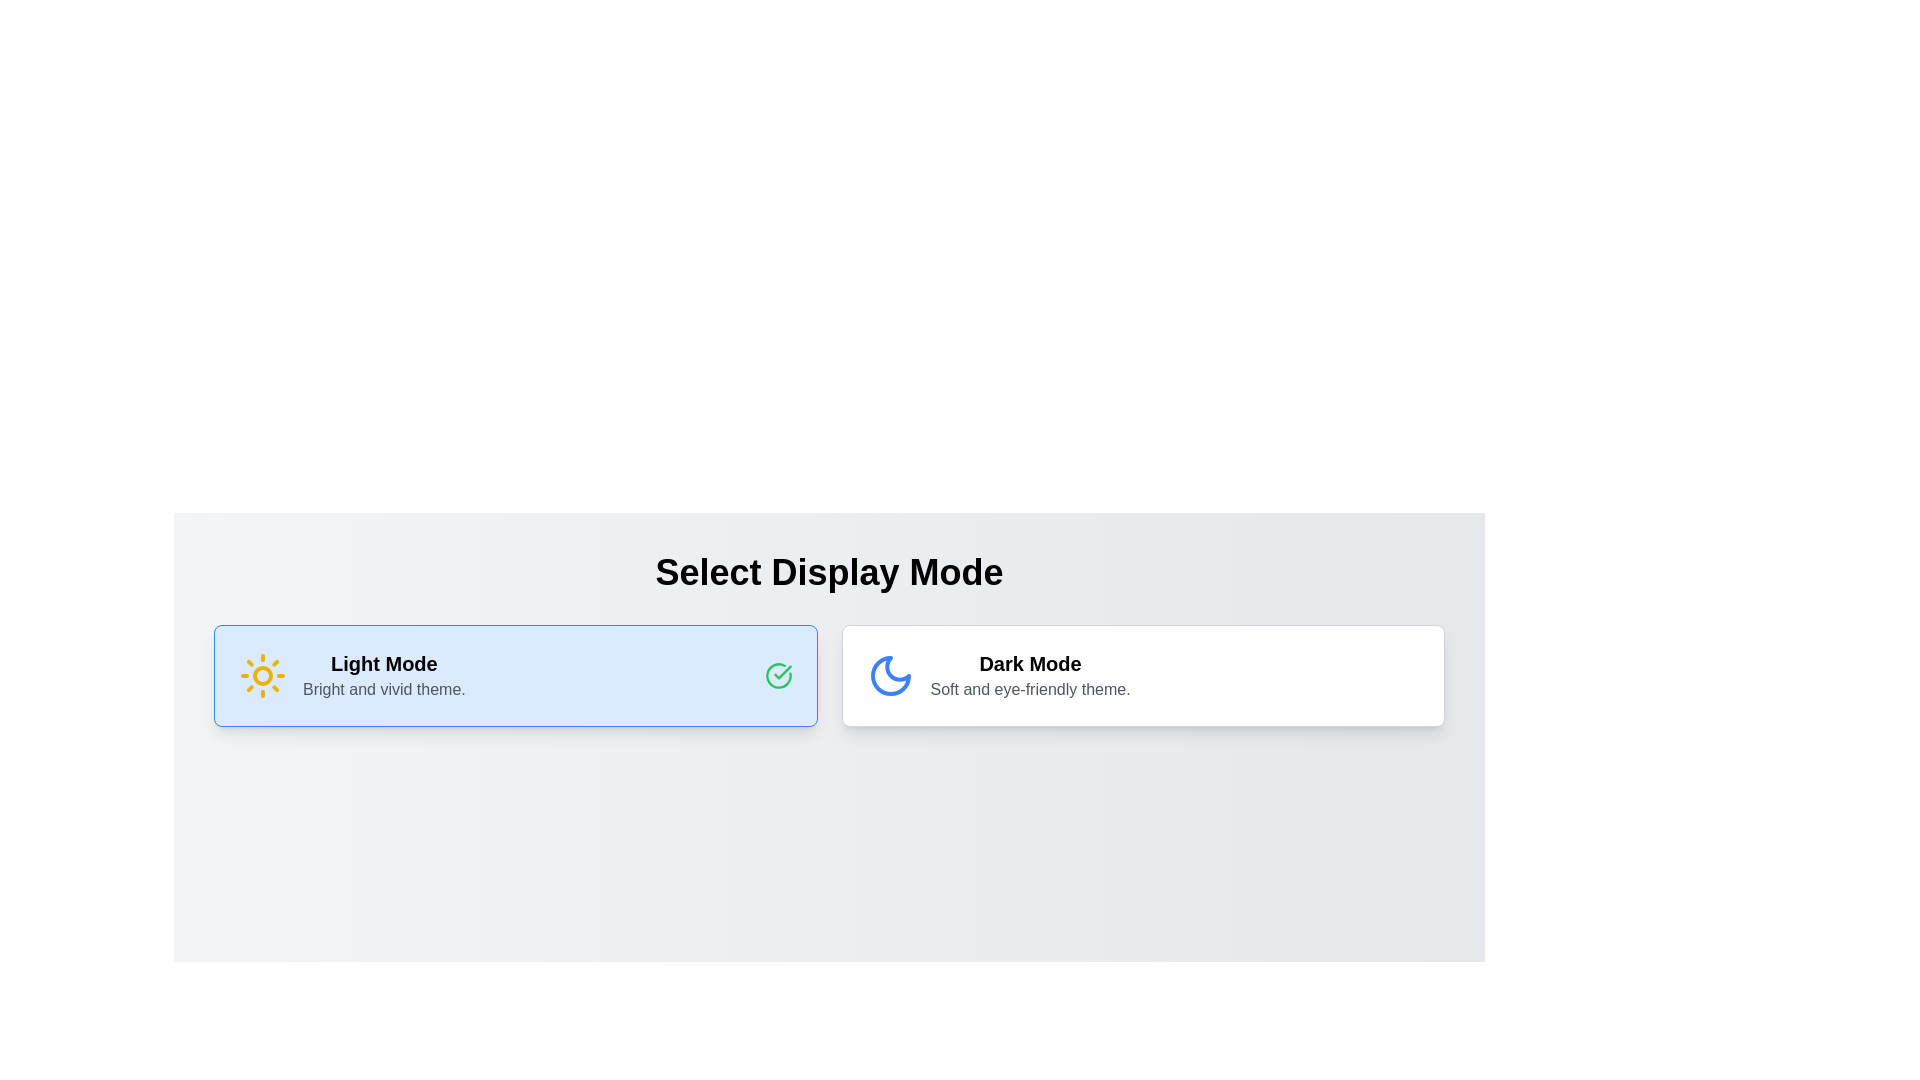 The width and height of the screenshot is (1920, 1080). I want to click on the green checkmark icon indicating the selection of the 'Light Mode' option, located in the top-right section of the Light Mode card, so click(777, 675).